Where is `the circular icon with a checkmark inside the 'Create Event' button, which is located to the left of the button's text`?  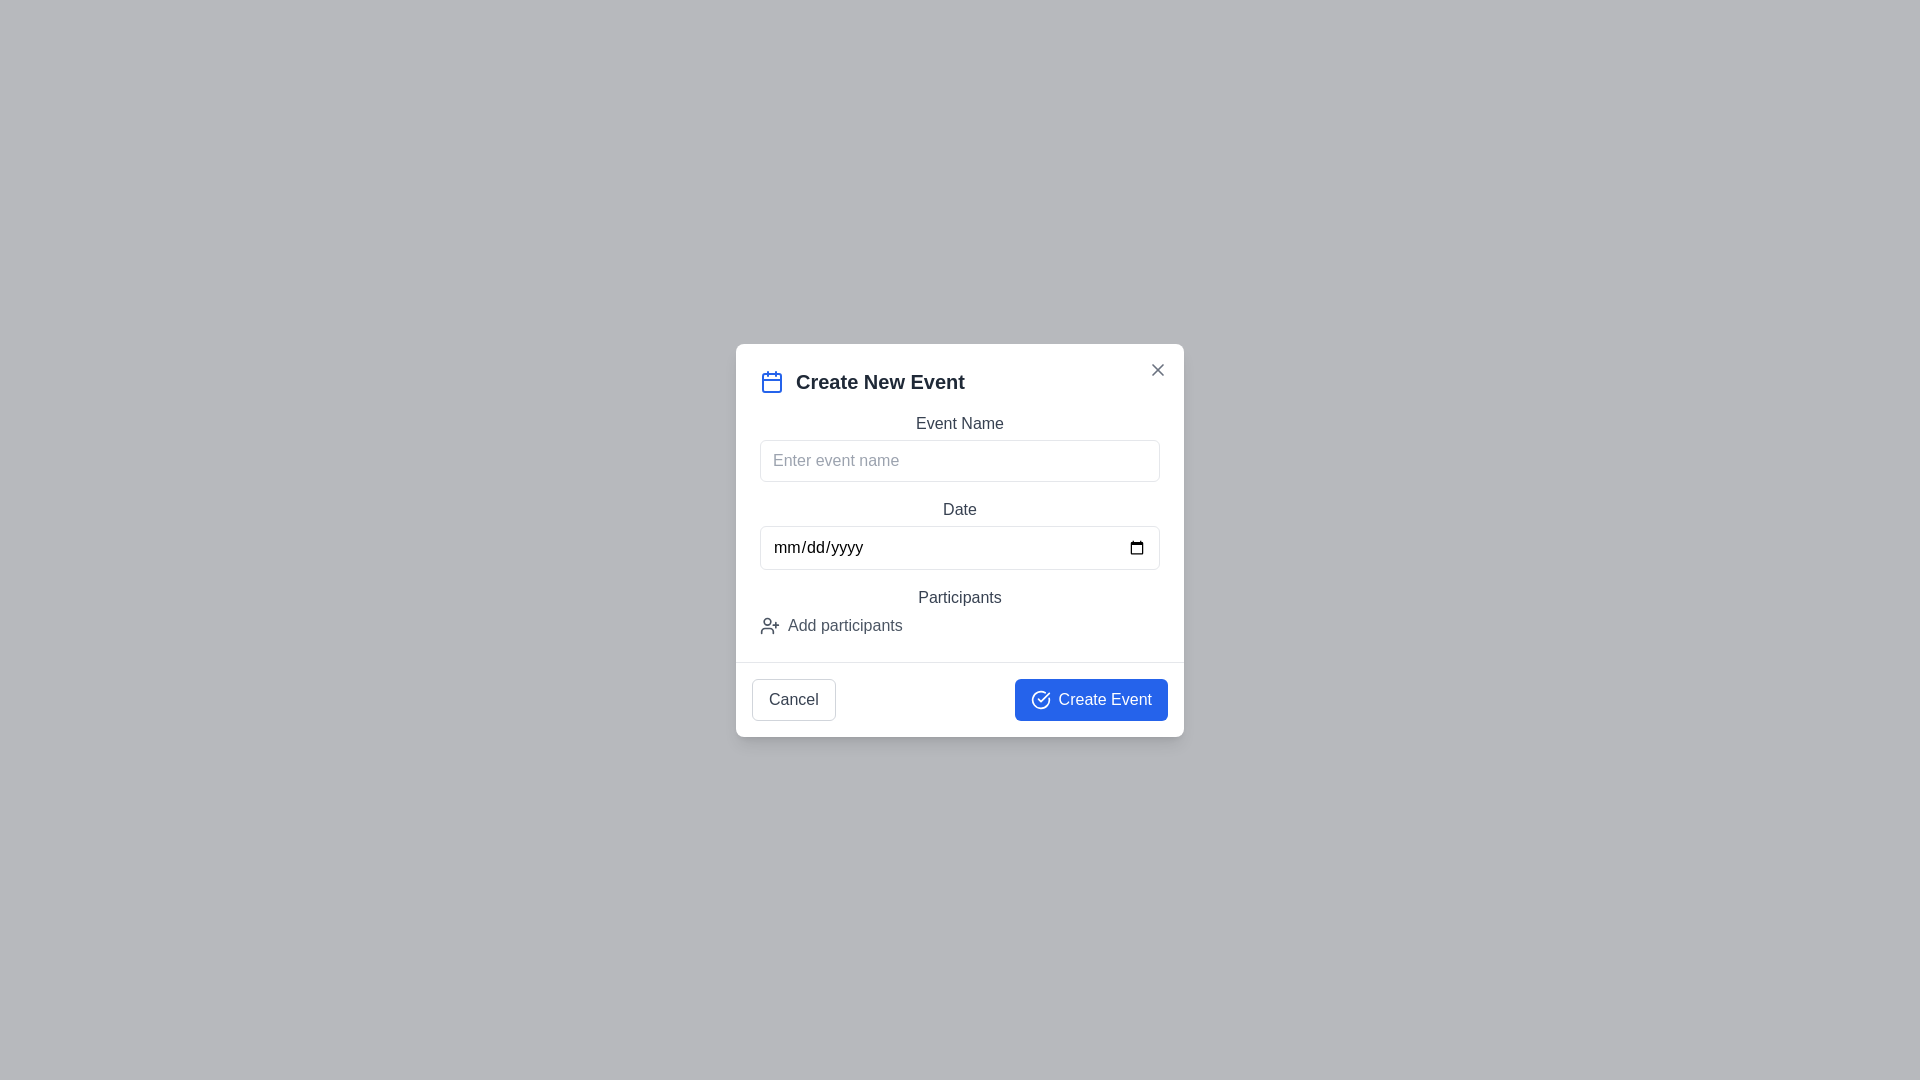
the circular icon with a checkmark inside the 'Create Event' button, which is located to the left of the button's text is located at coordinates (1040, 698).